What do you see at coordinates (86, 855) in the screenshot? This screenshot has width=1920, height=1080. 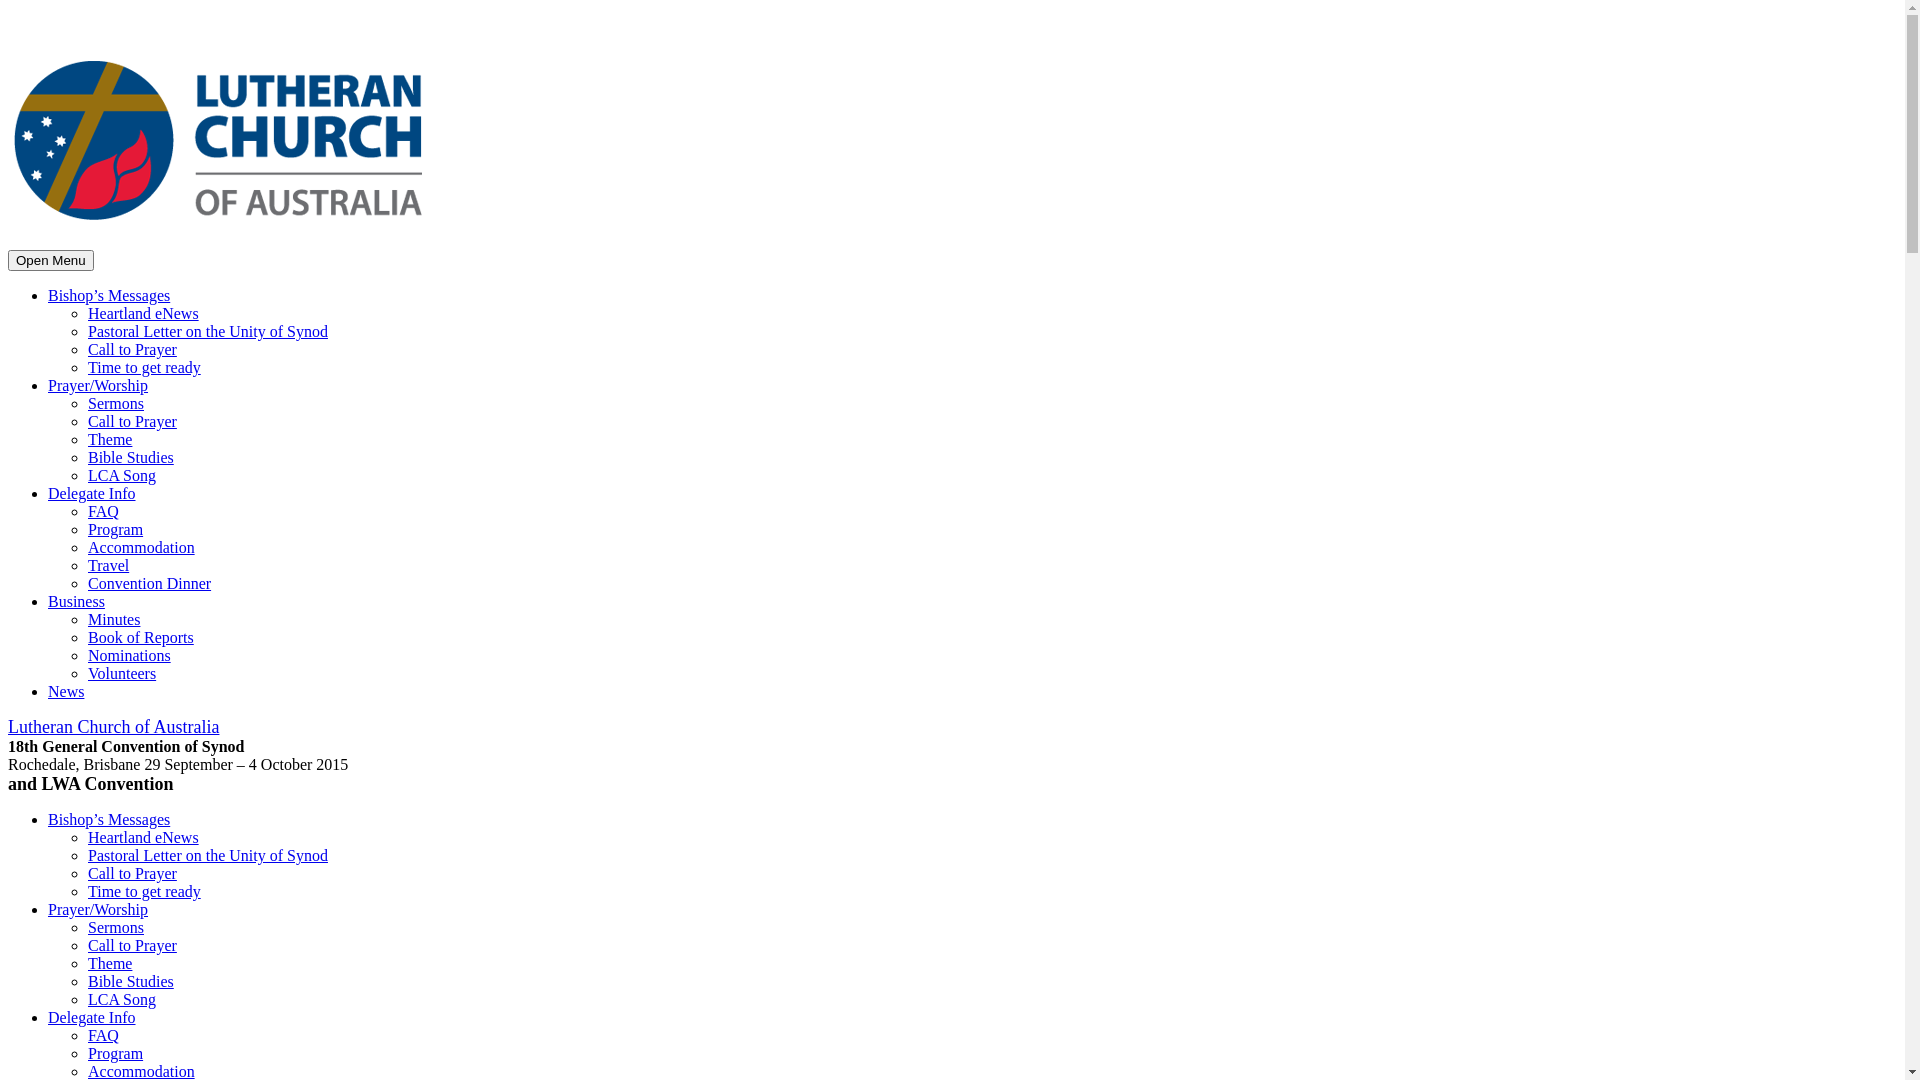 I see `'Pastoral Letter on the Unity of Synod'` at bounding box center [86, 855].